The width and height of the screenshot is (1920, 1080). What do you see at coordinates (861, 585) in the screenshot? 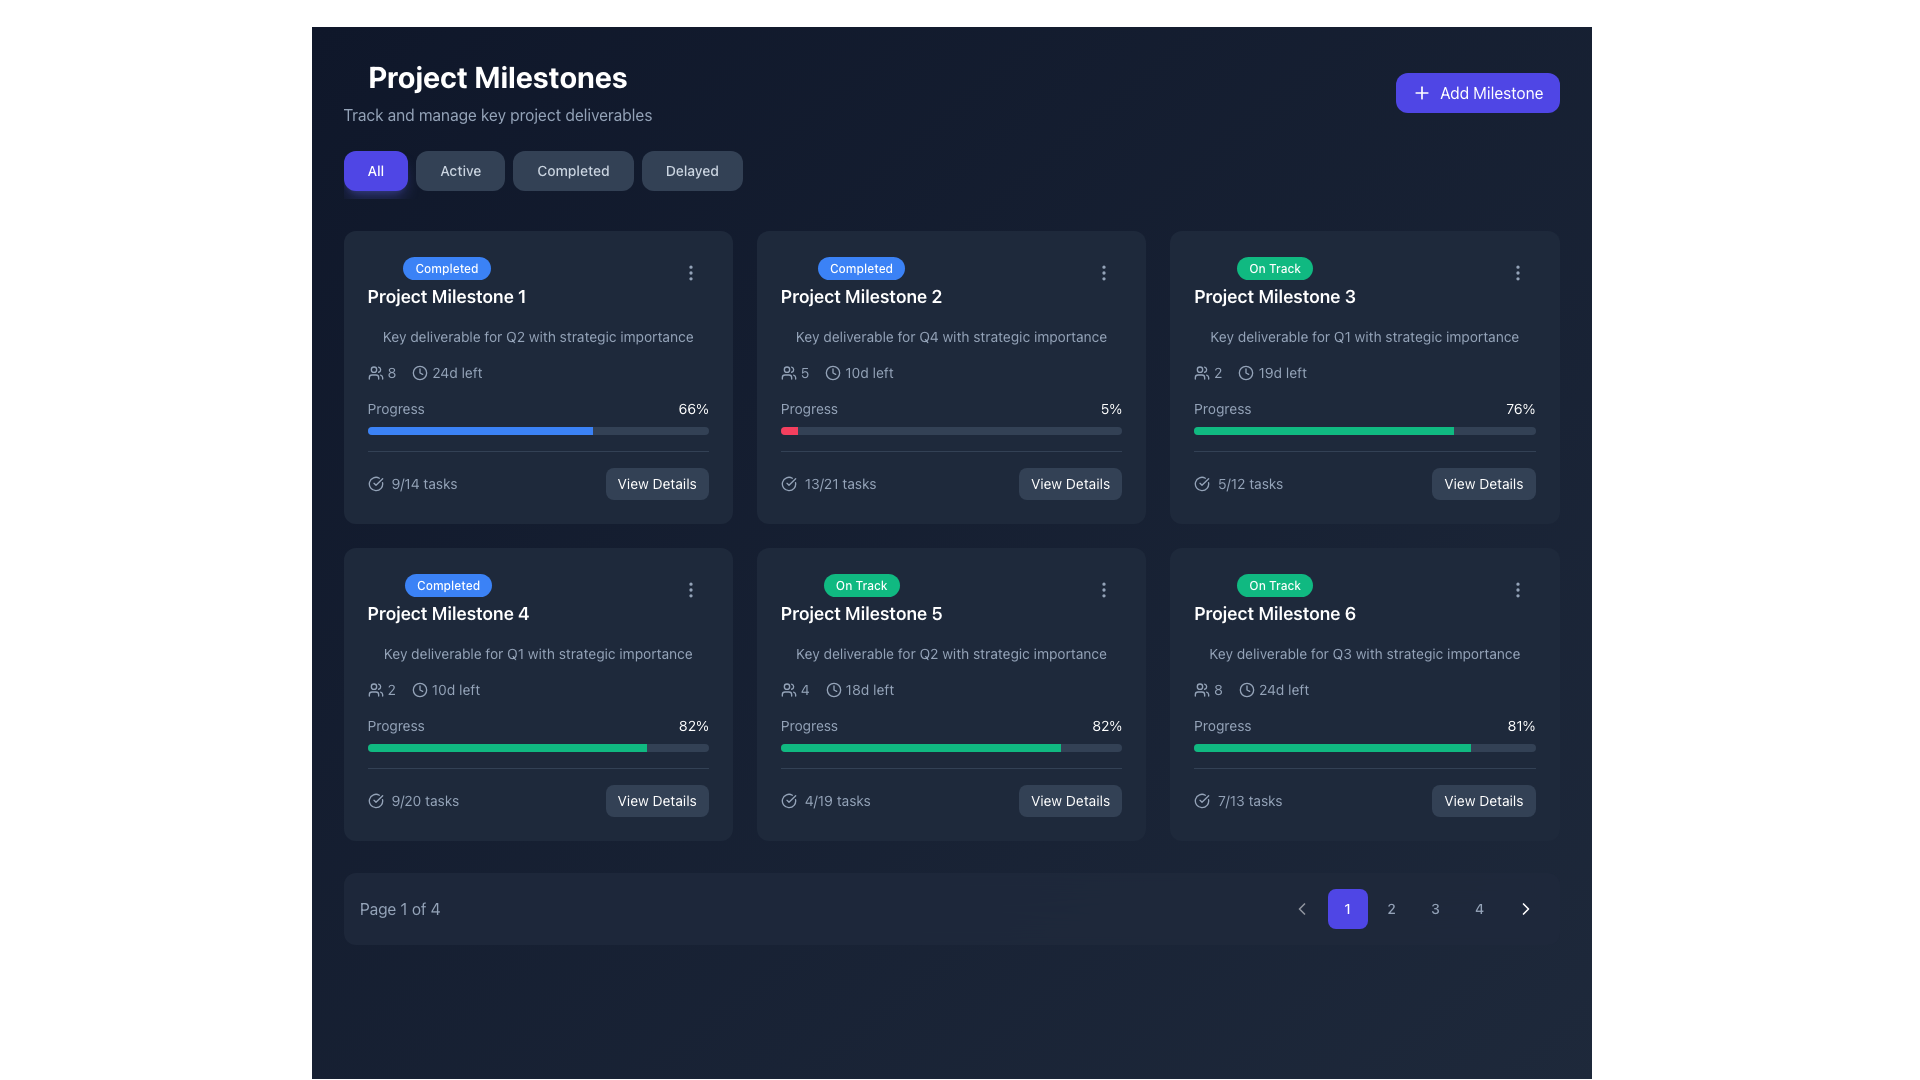
I see `the Status badge, which is a small rectangular badge with rounded corners, a green background, and white text reading 'On Track', located in the 'Project Milestone 5' block` at bounding box center [861, 585].